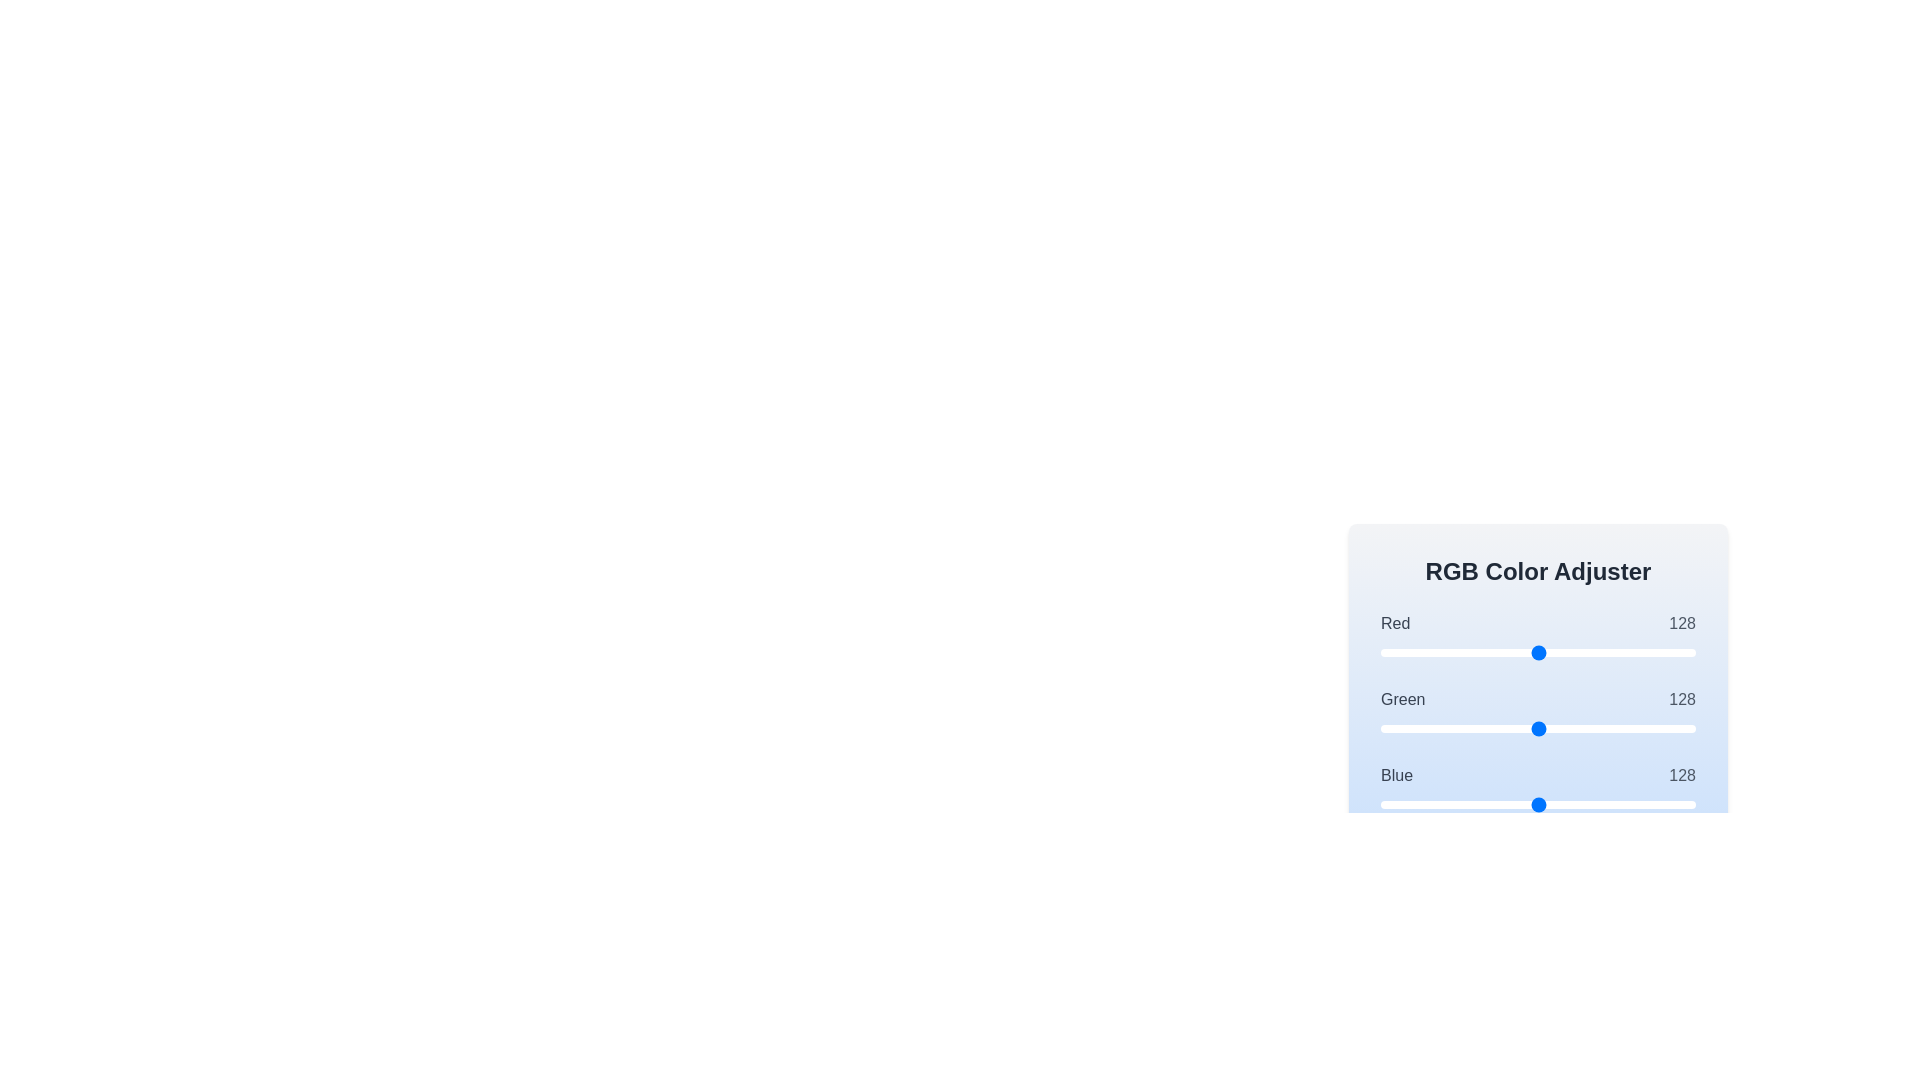 Image resolution: width=1920 pixels, height=1080 pixels. What do you see at coordinates (1424, 729) in the screenshot?
I see `the green slider to 36 where value is between 0 and 255` at bounding box center [1424, 729].